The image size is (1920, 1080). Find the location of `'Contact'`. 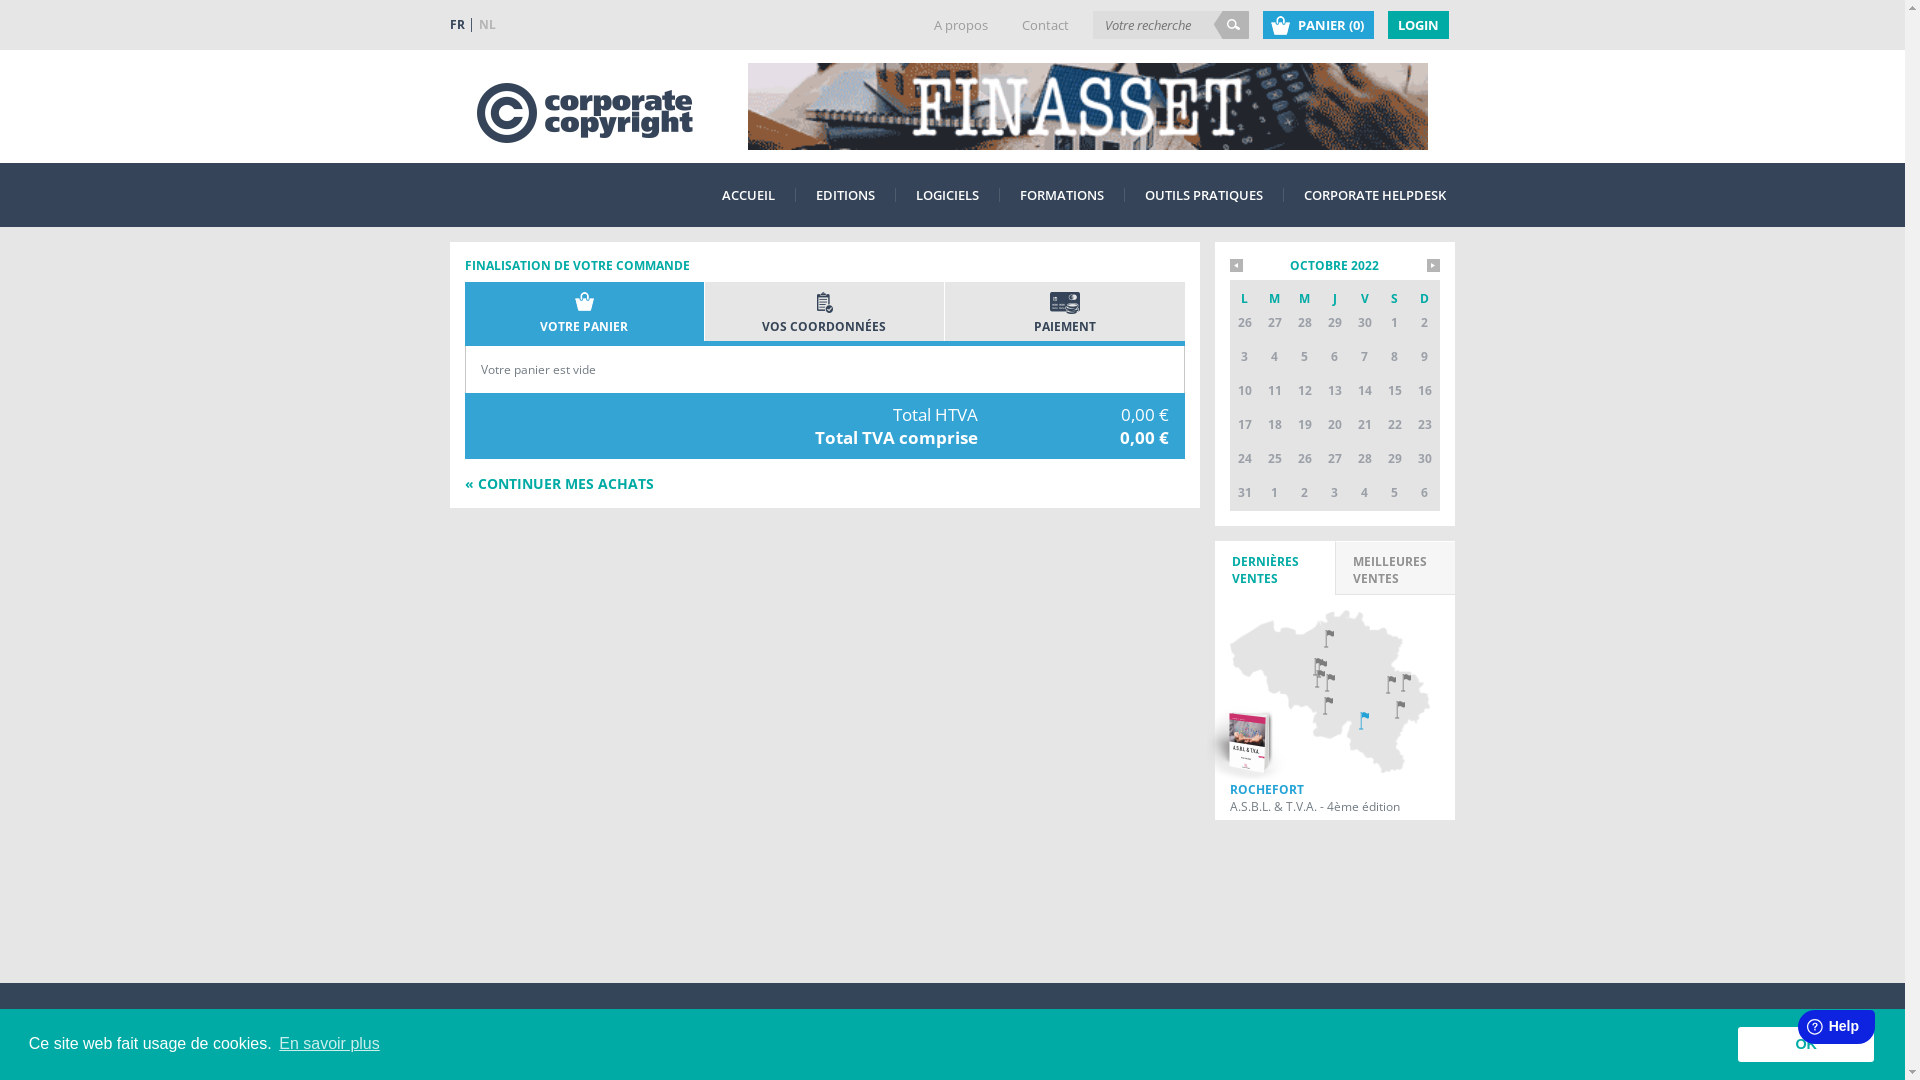

'Contact' is located at coordinates (1044, 24).